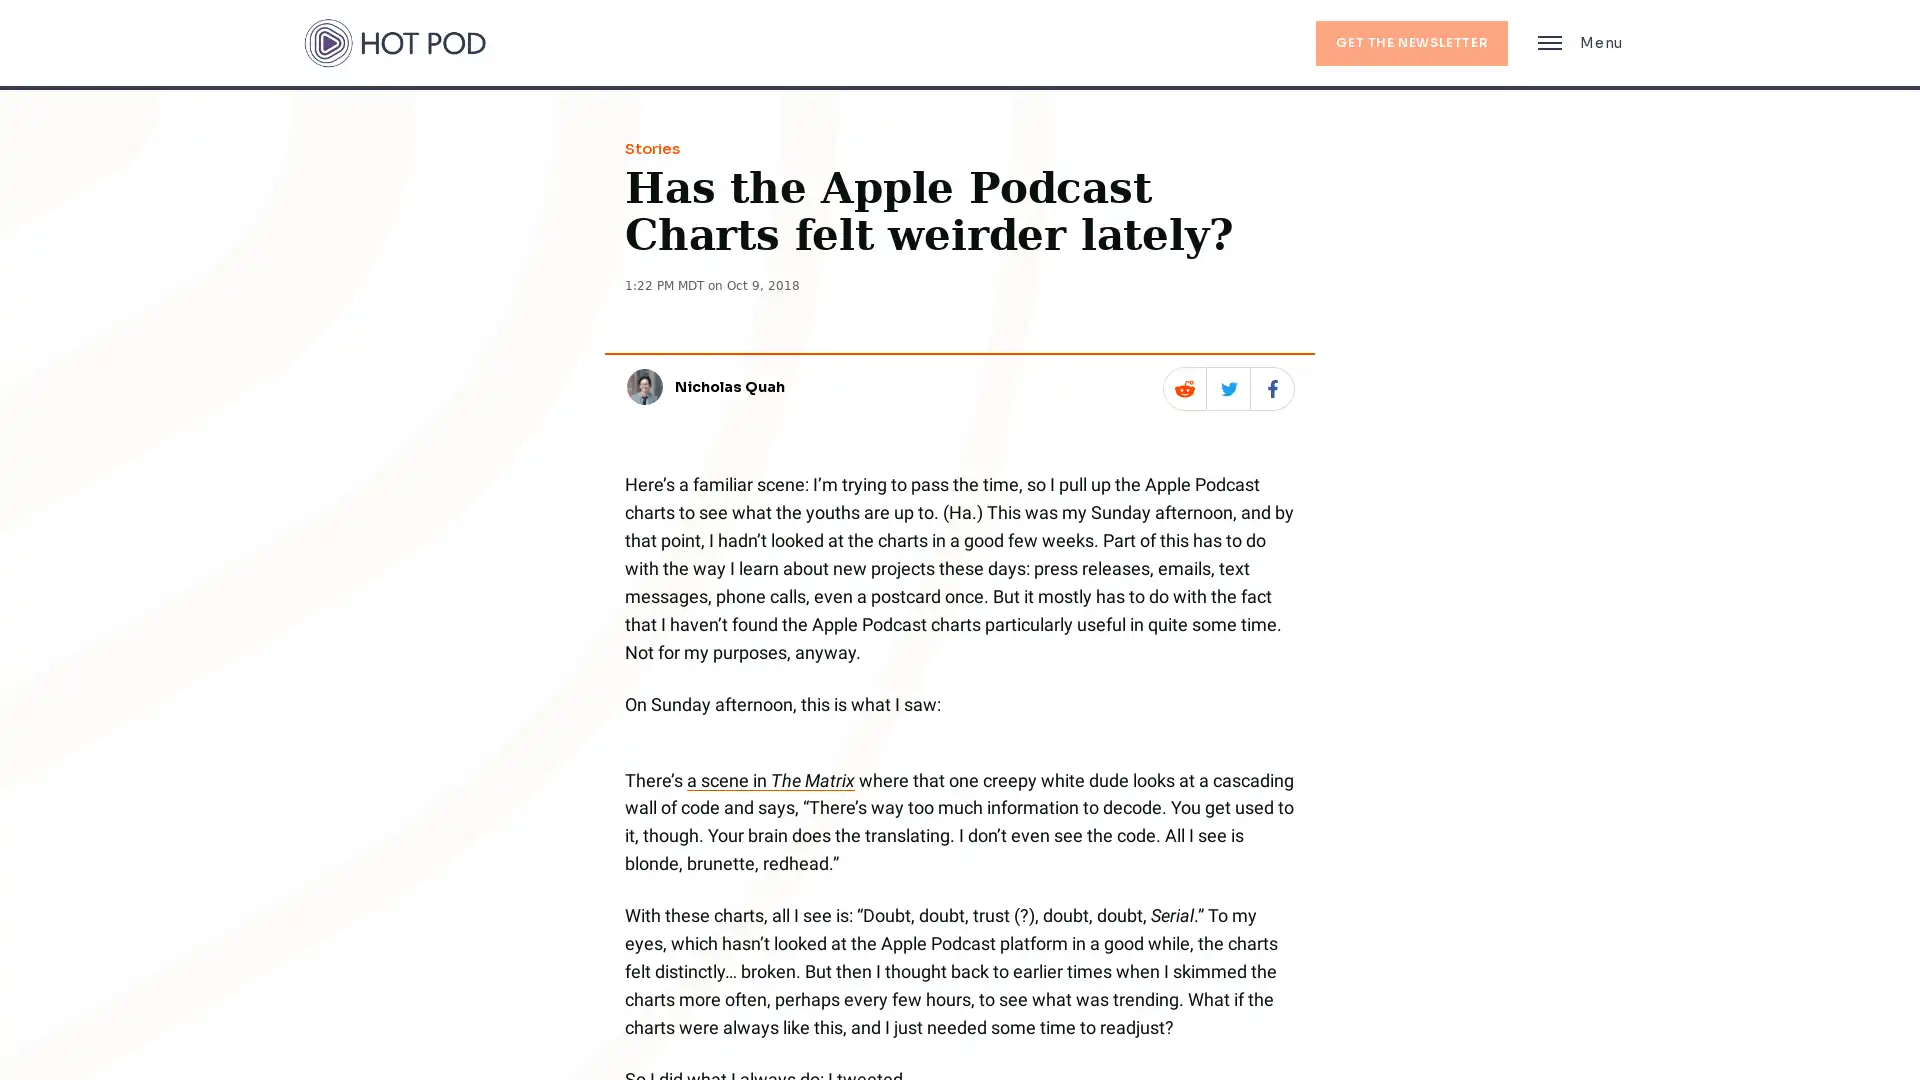 The width and height of the screenshot is (1920, 1080). I want to click on GET THE NEWSLETTER, so click(1410, 42).